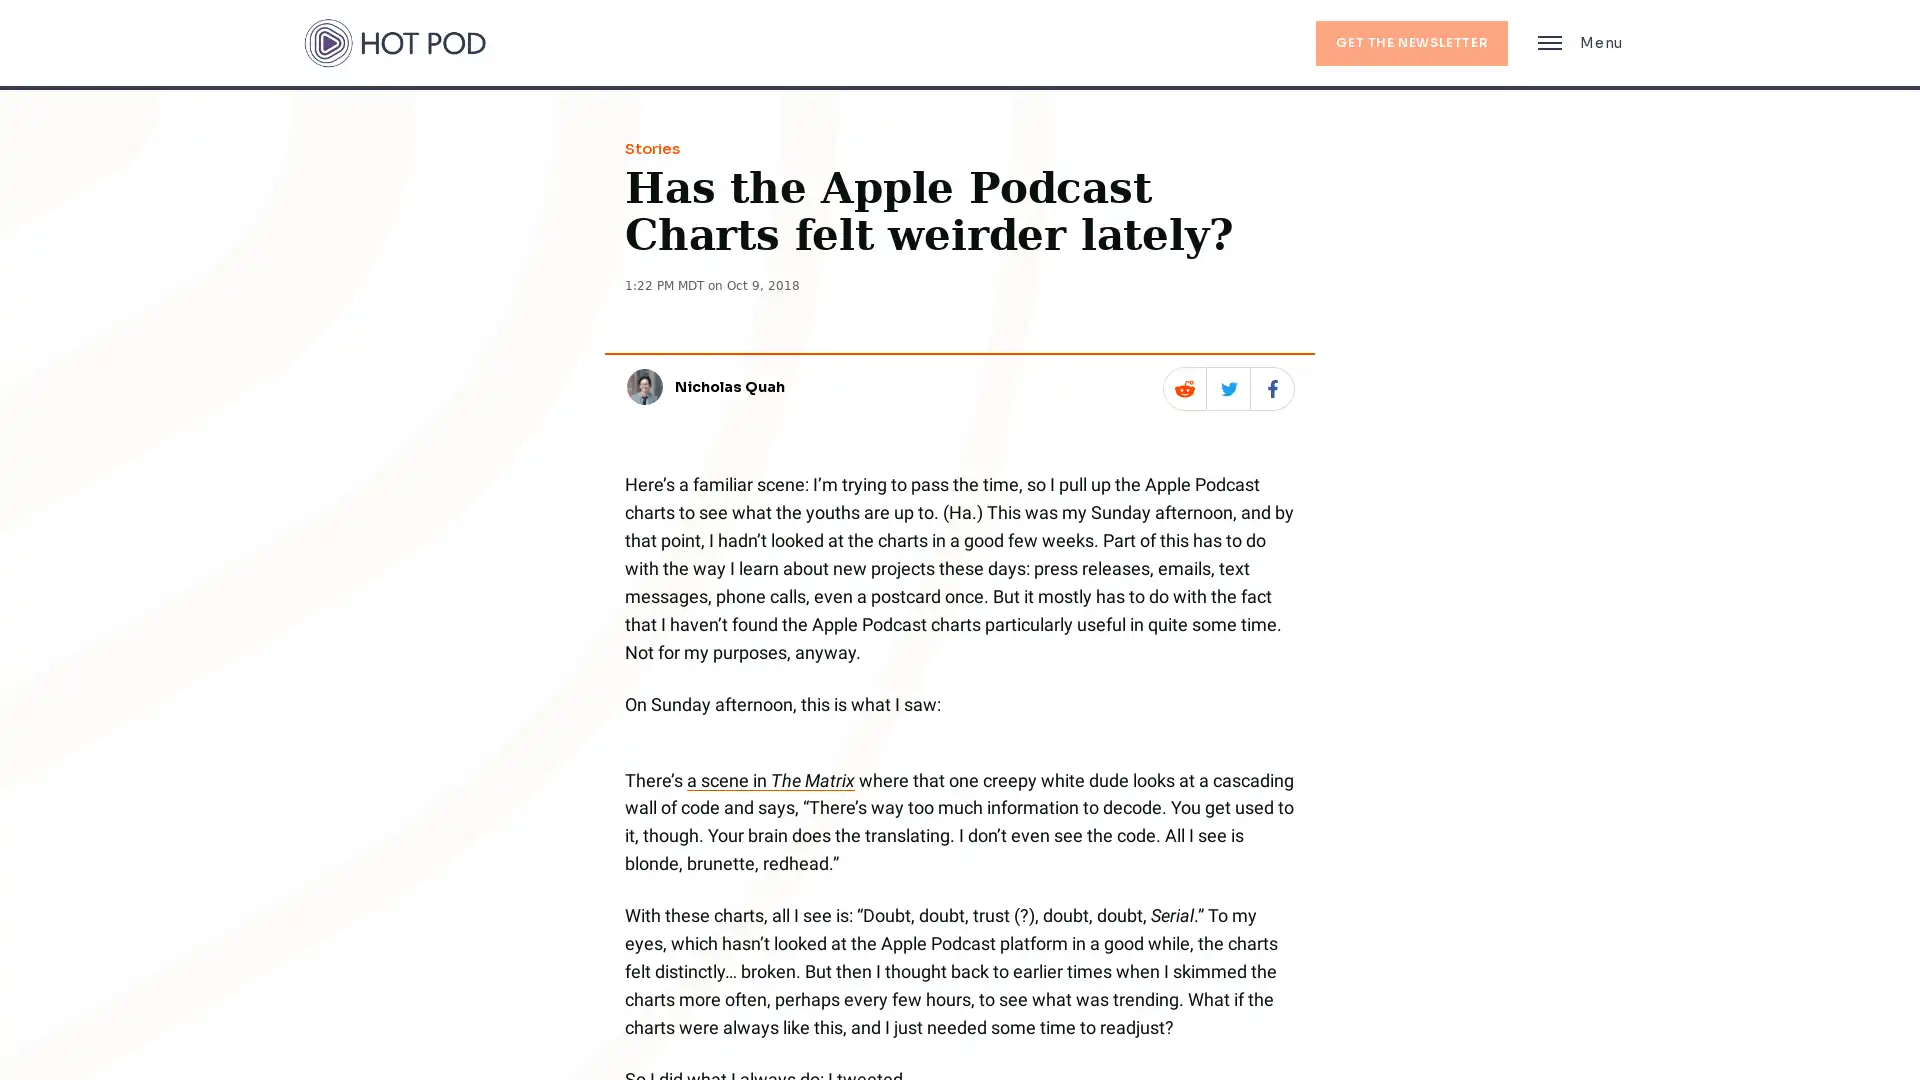 The width and height of the screenshot is (1920, 1080). I want to click on GET THE NEWSLETTER, so click(1410, 42).